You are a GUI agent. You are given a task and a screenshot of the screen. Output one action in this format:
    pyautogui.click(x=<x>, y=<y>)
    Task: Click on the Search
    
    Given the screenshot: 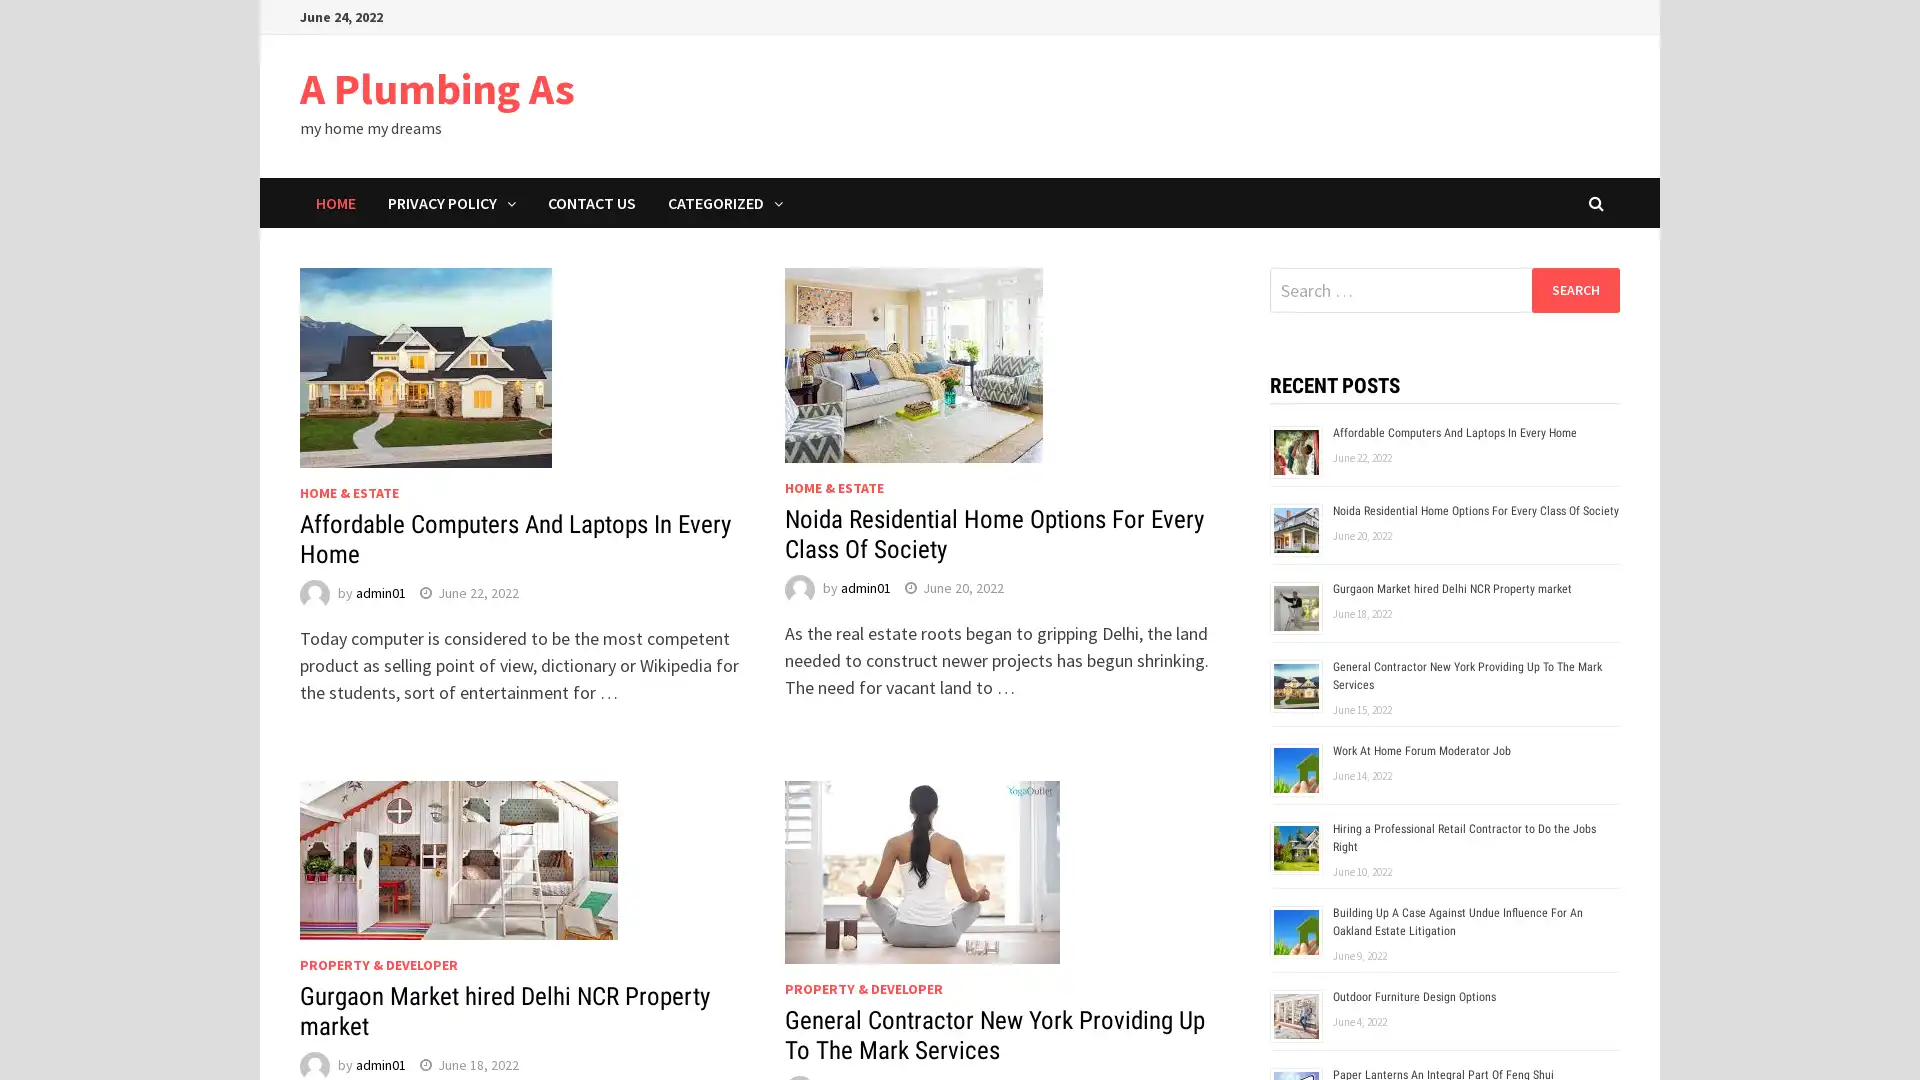 What is the action you would take?
    pyautogui.click(x=1574, y=289)
    